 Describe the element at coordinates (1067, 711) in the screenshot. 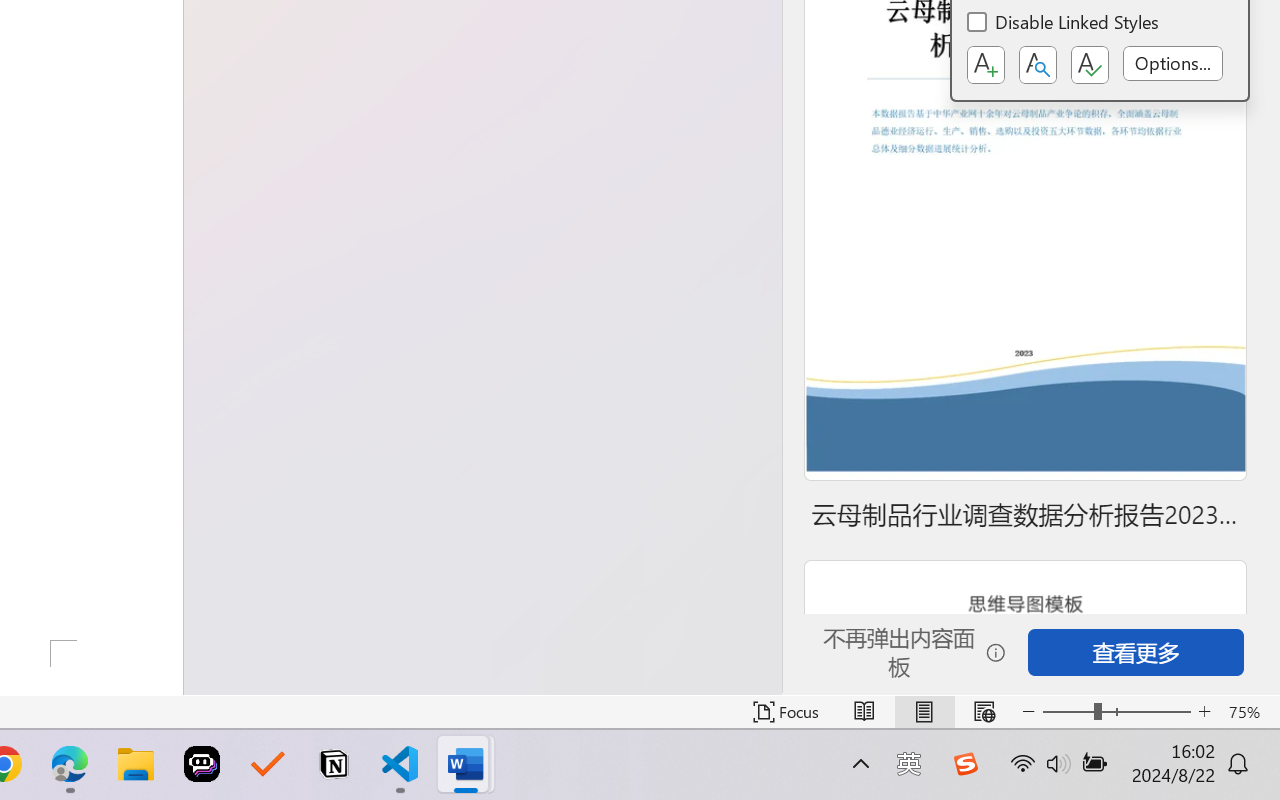

I see `'Zoom Out'` at that location.